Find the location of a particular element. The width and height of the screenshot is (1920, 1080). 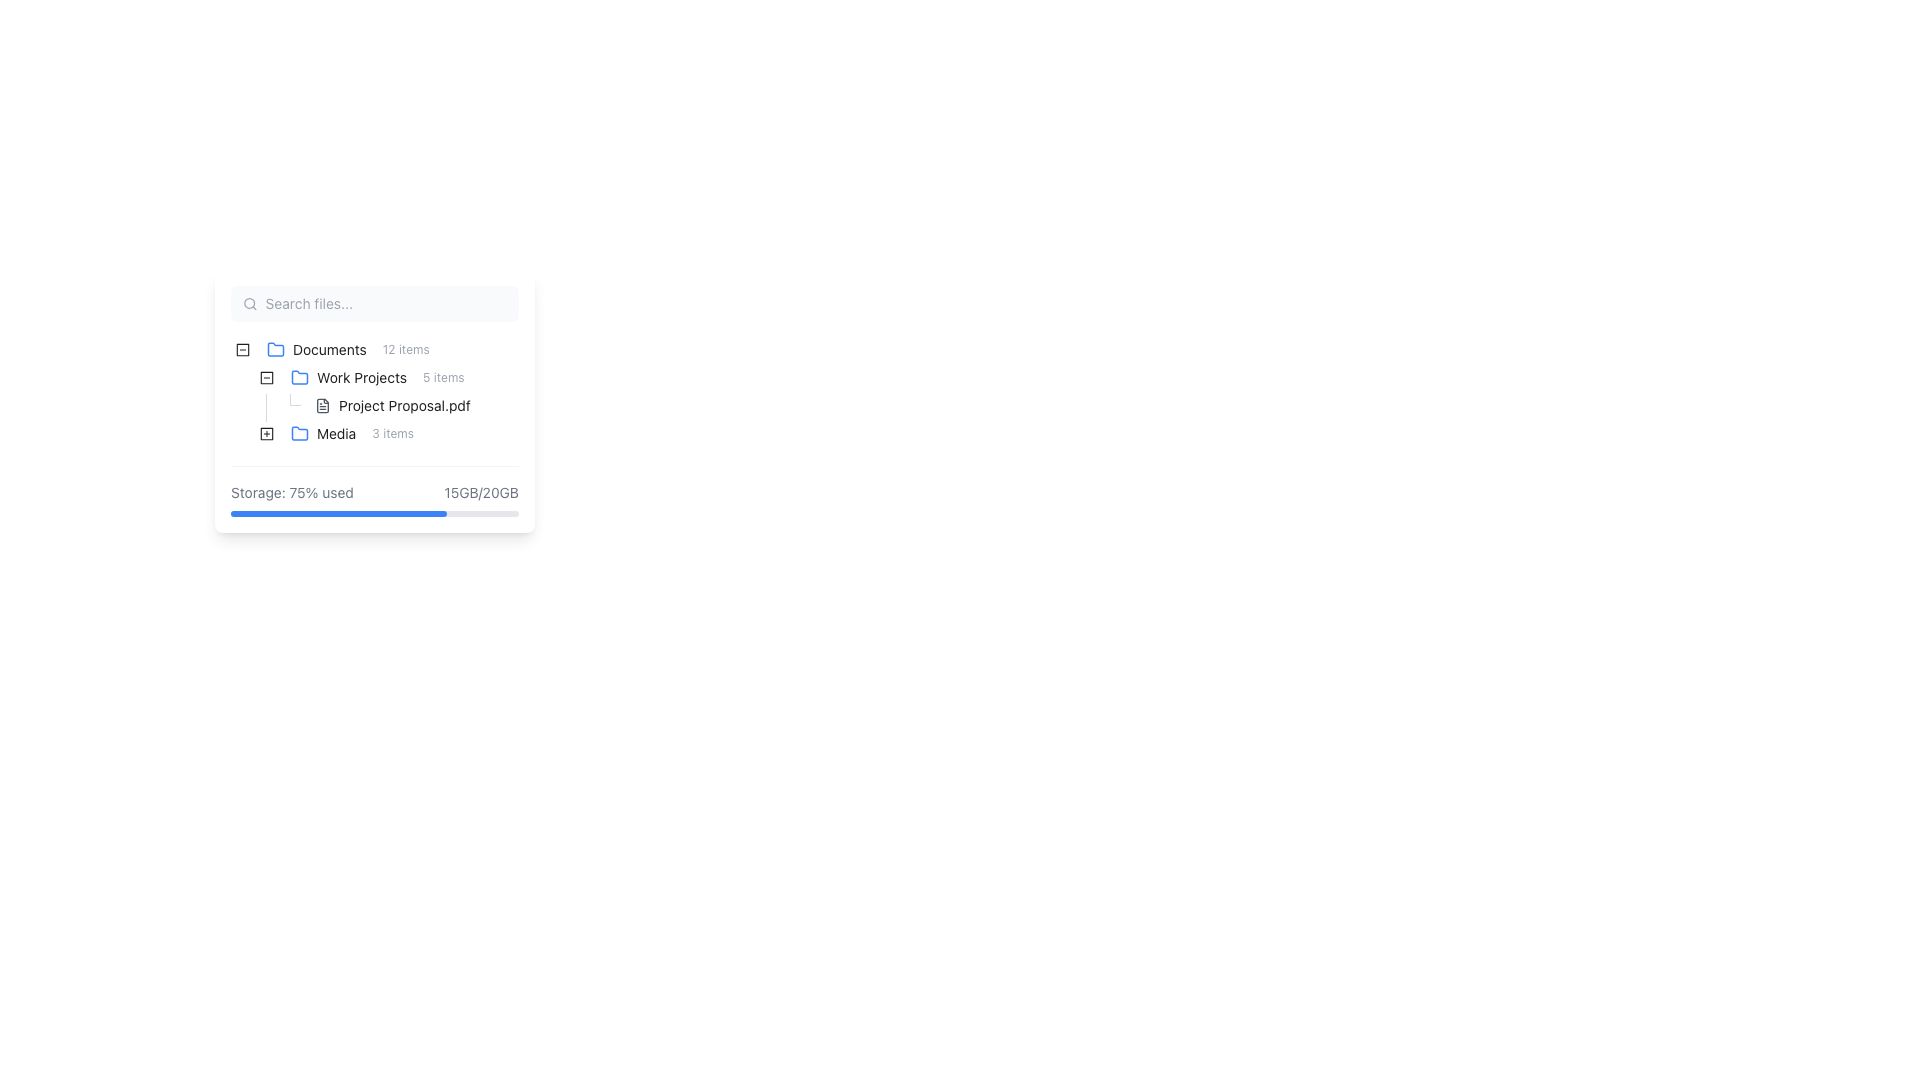

the 'Media' folder label within the 'Work Projects' folder in the file management tree interface is located at coordinates (352, 433).